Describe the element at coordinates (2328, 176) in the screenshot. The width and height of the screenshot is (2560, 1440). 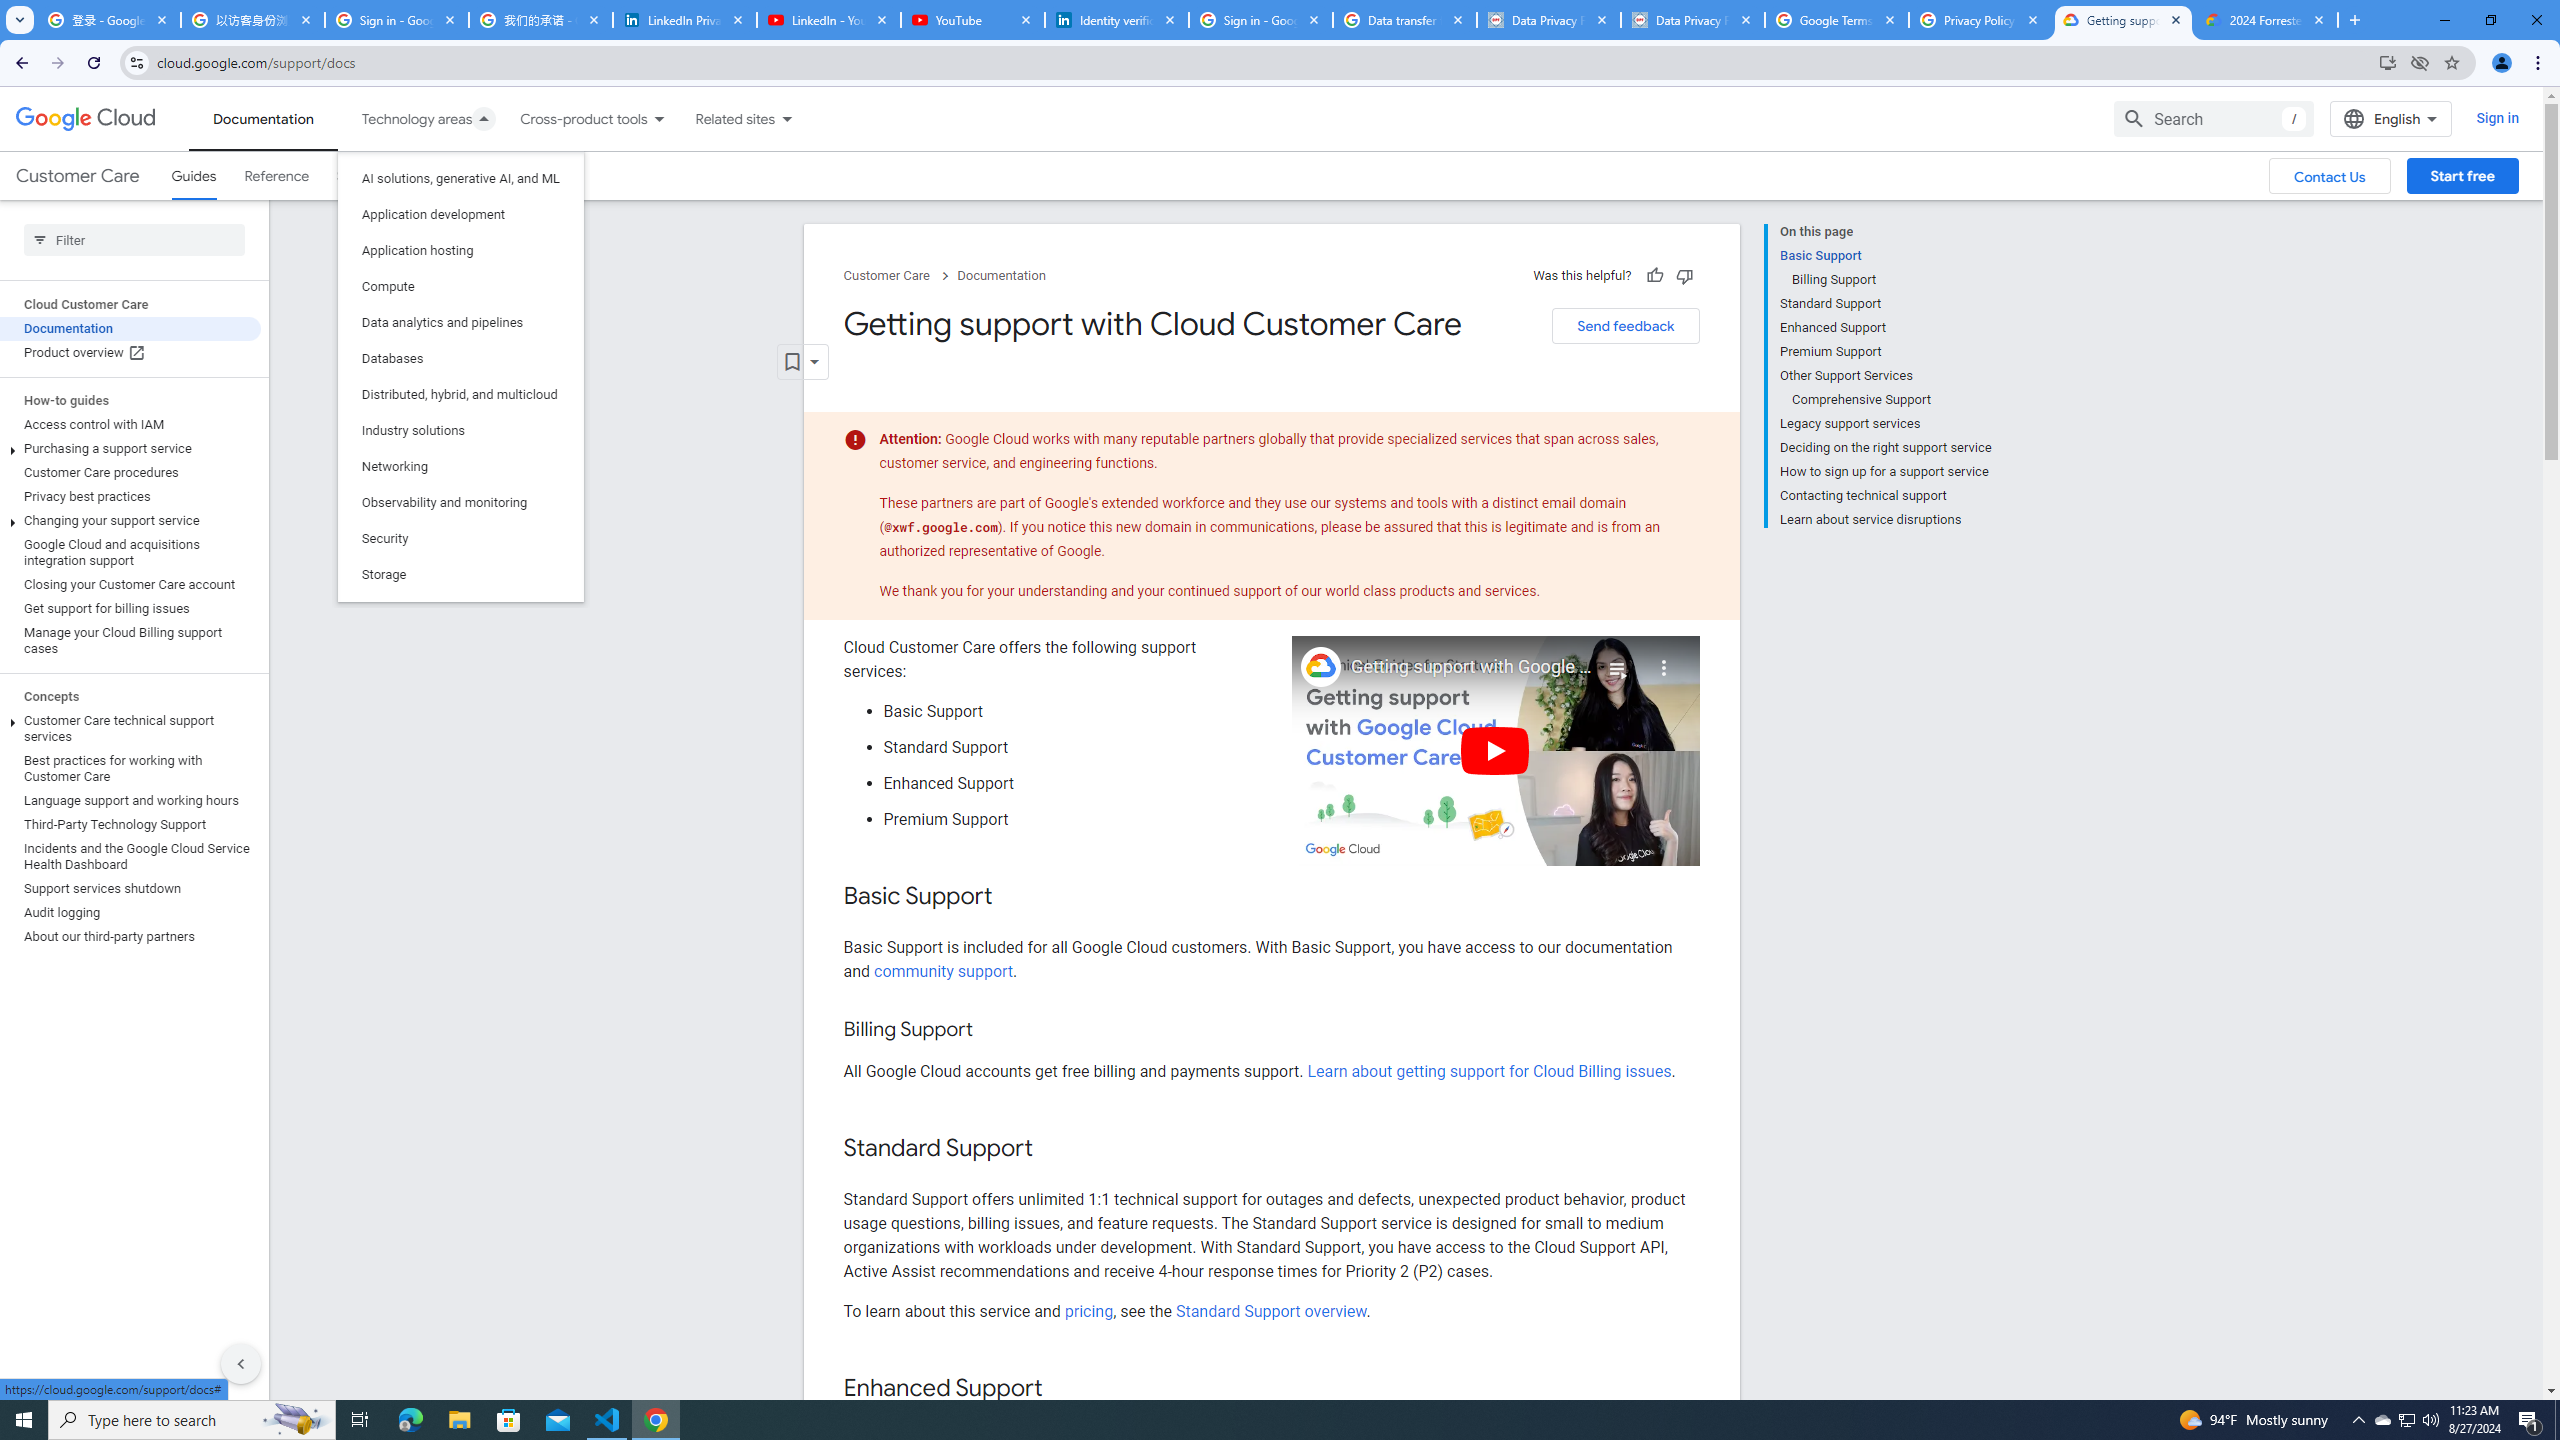
I see `'Contact Us'` at that location.